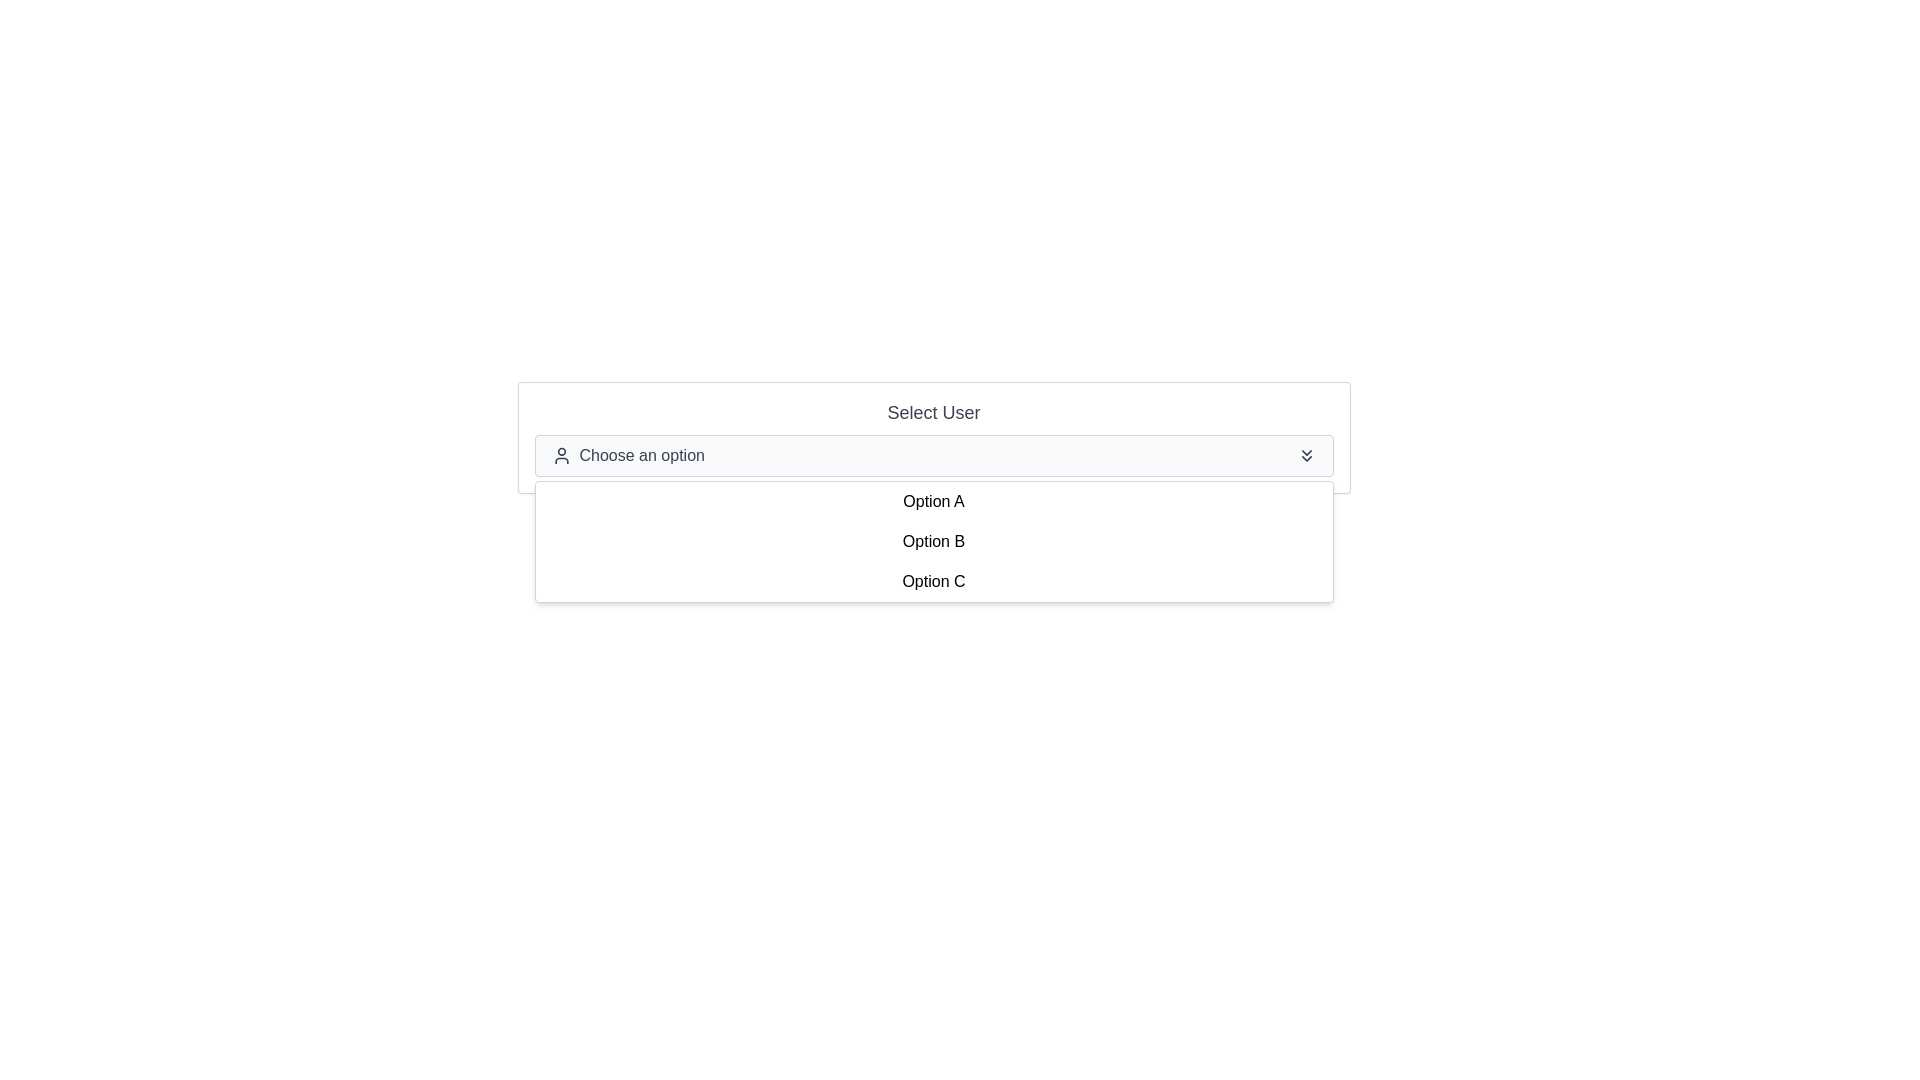  I want to click on the second option in the dropdown menu to trigger hover effects, so click(933, 542).